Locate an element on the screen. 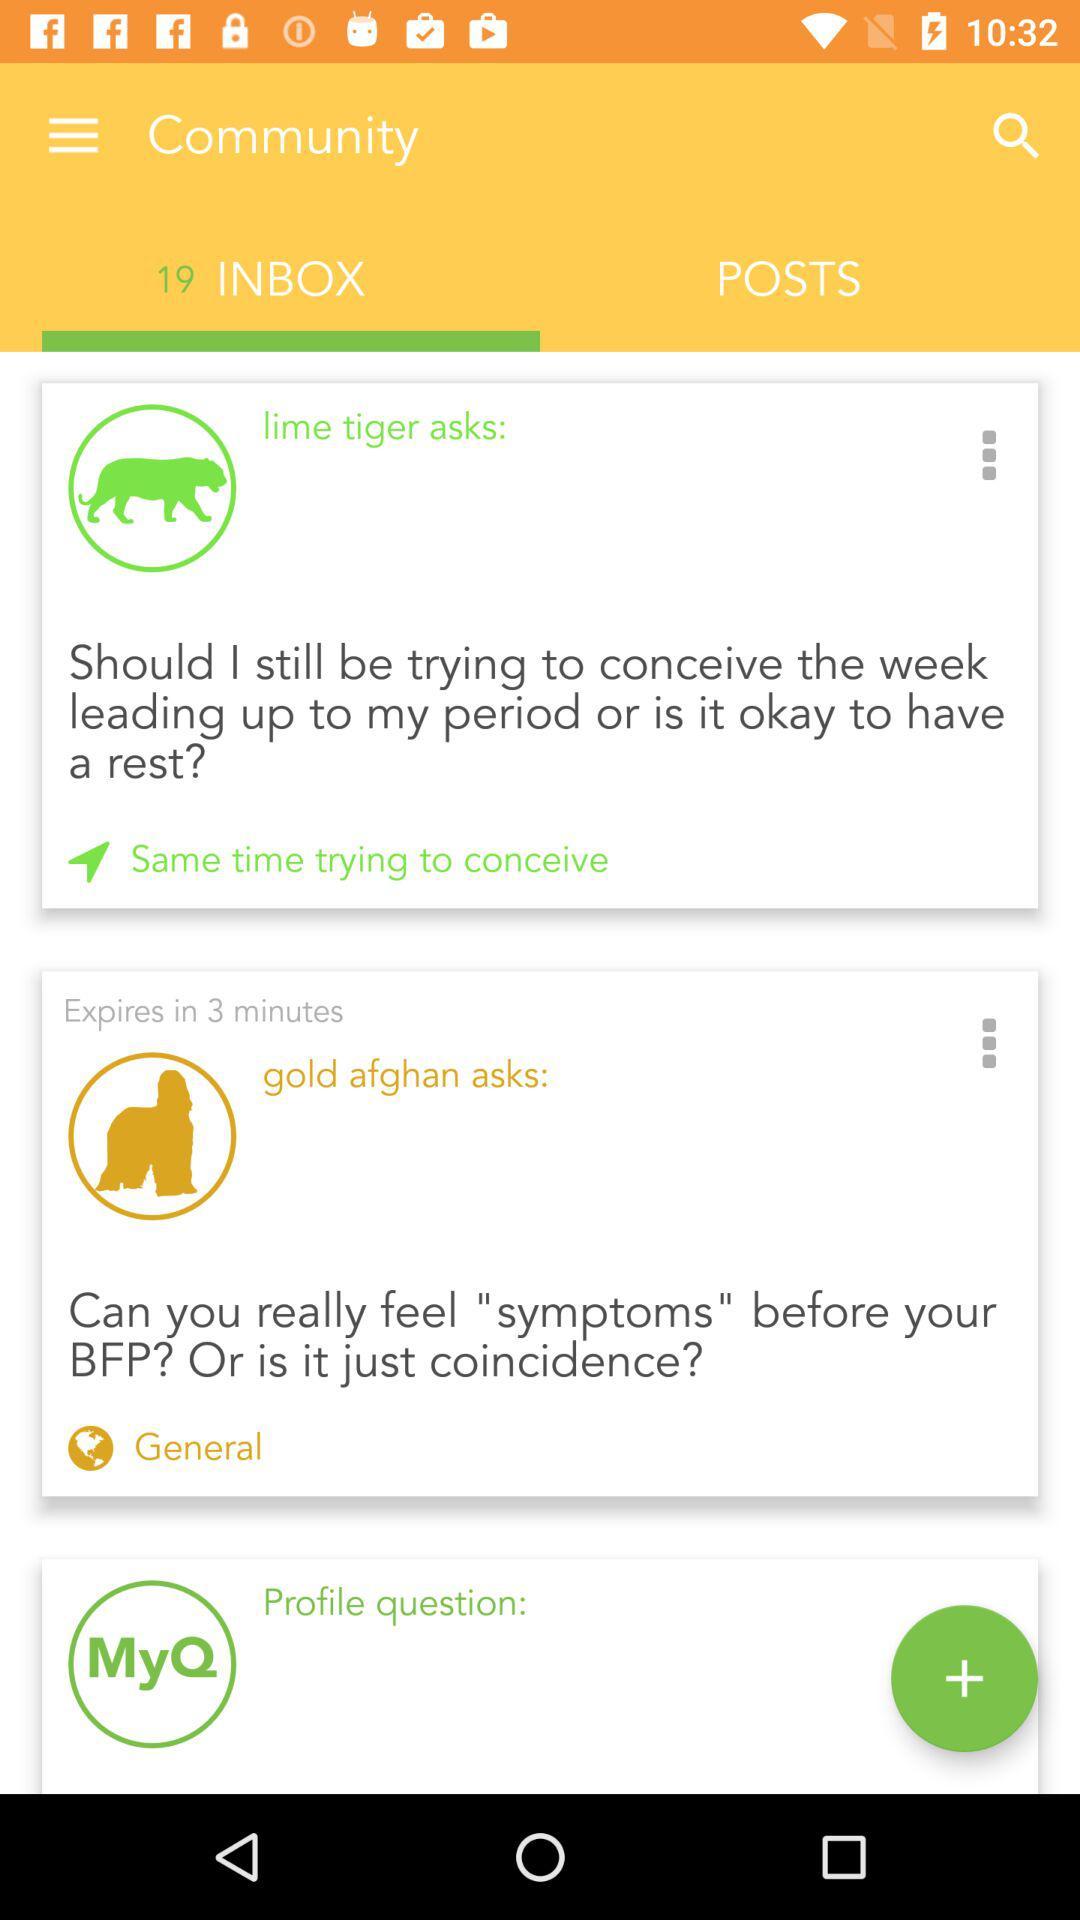 The image size is (1080, 1920). the item to the right of gold afghan asks: item is located at coordinates (988, 1044).